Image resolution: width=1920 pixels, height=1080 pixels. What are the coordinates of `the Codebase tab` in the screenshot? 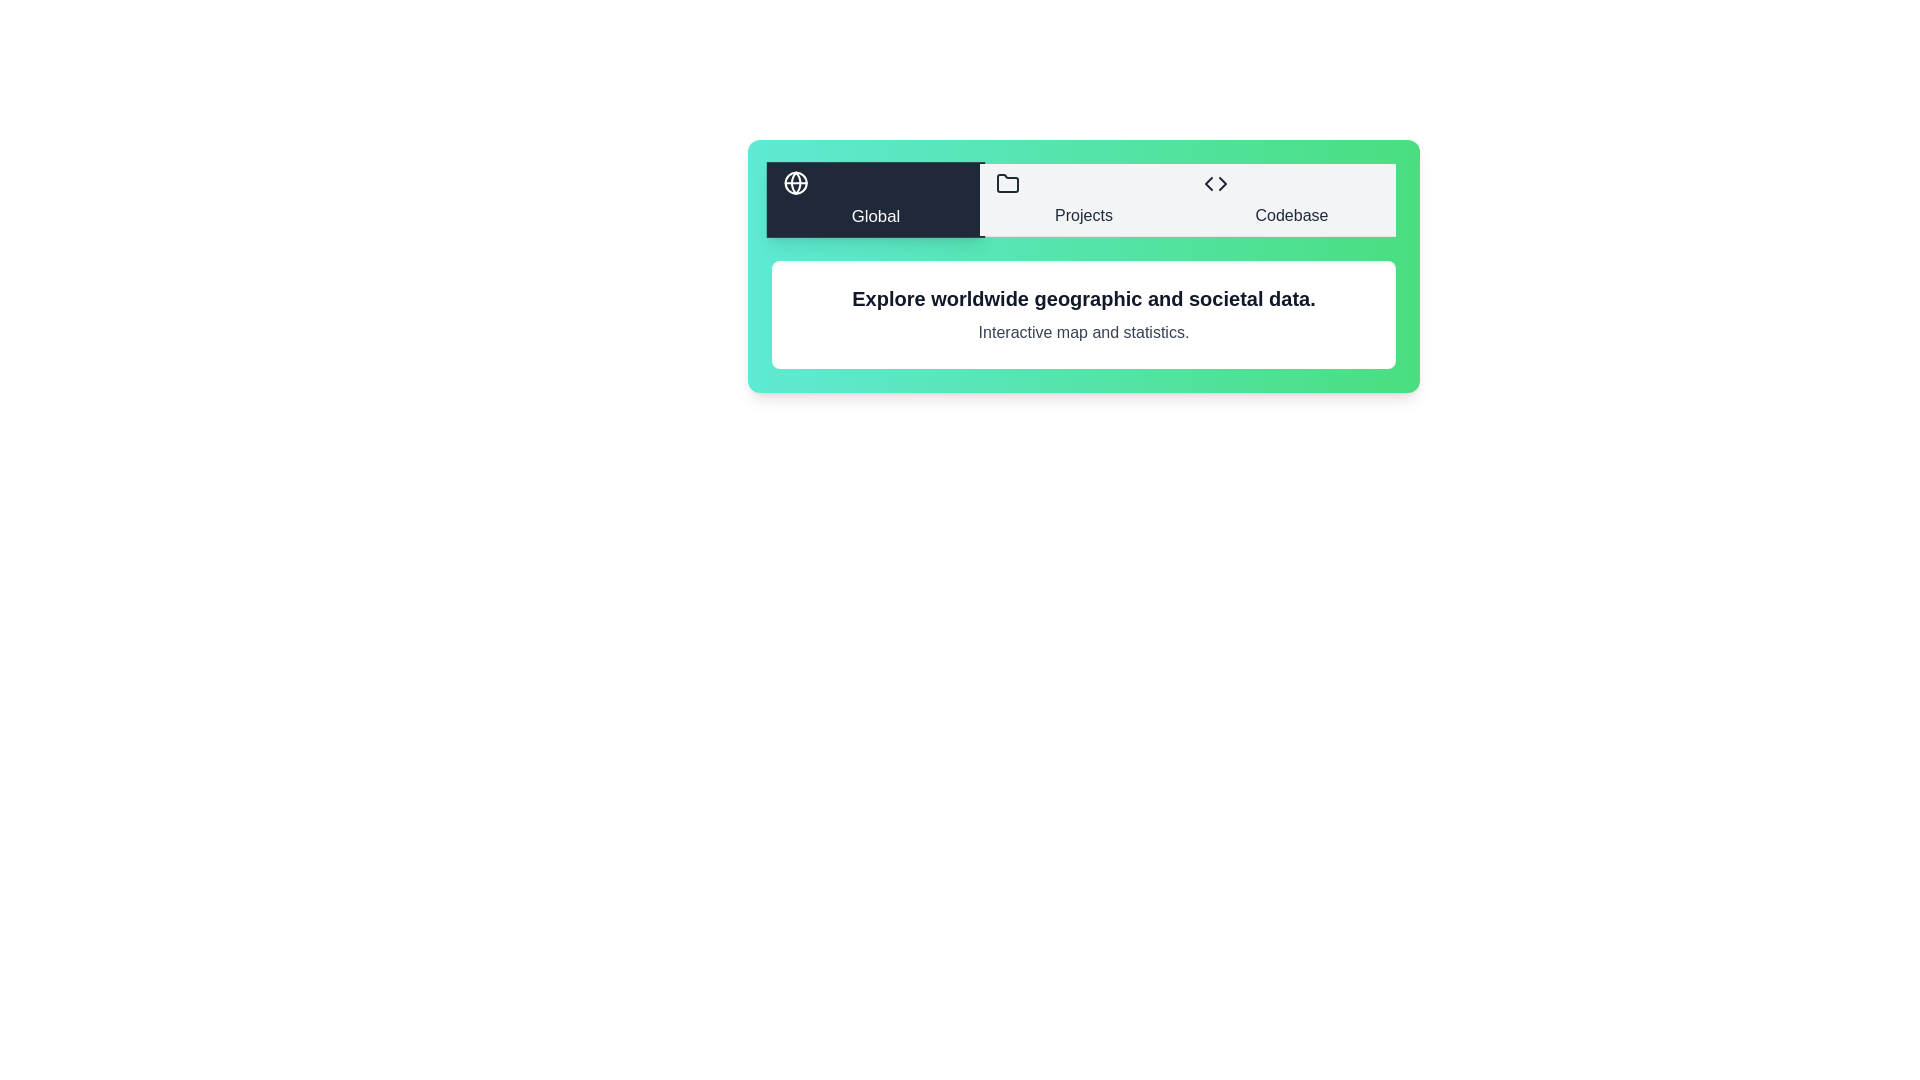 It's located at (1291, 200).